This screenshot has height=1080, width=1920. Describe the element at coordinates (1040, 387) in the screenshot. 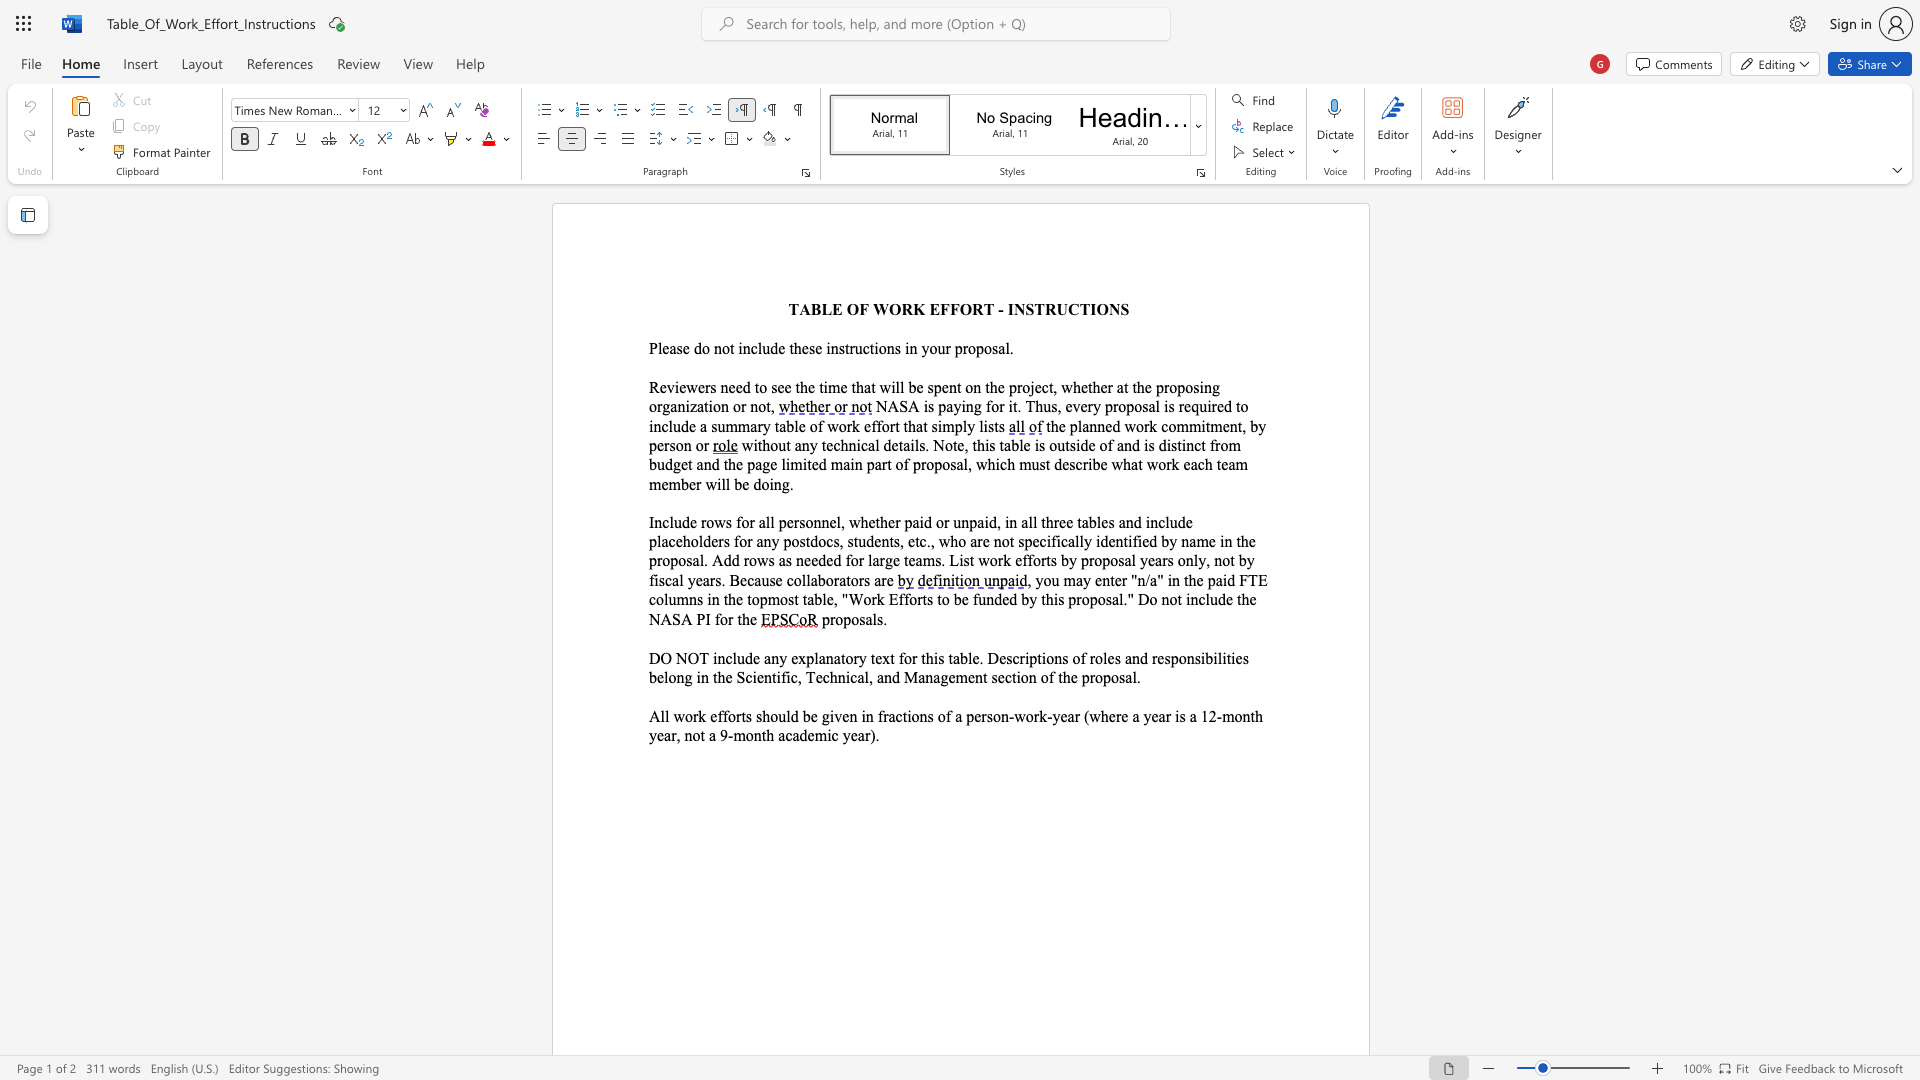

I see `the space between the continuous character "e" and "c" in the text` at that location.